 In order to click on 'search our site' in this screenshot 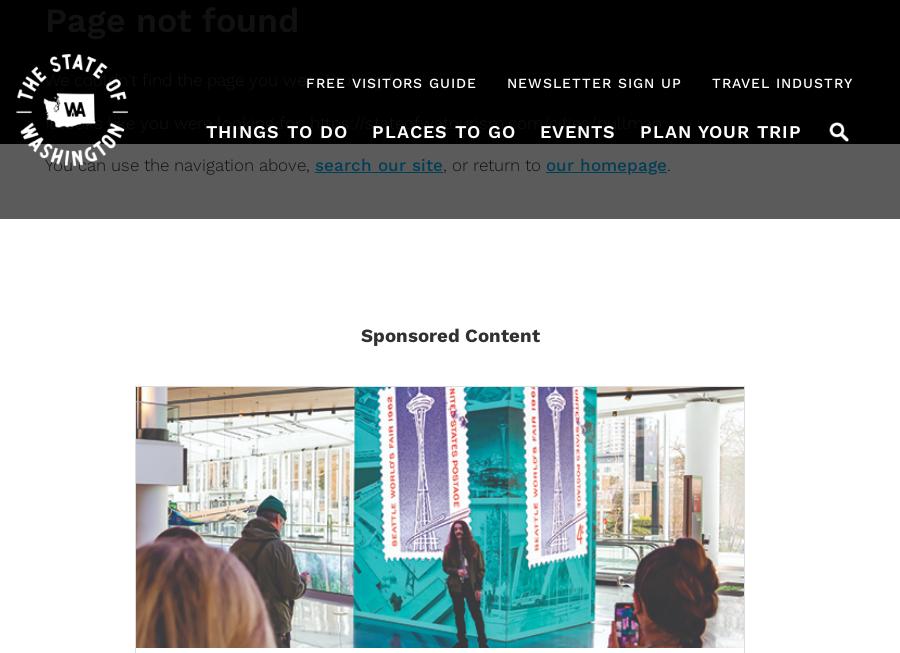, I will do `click(378, 164)`.